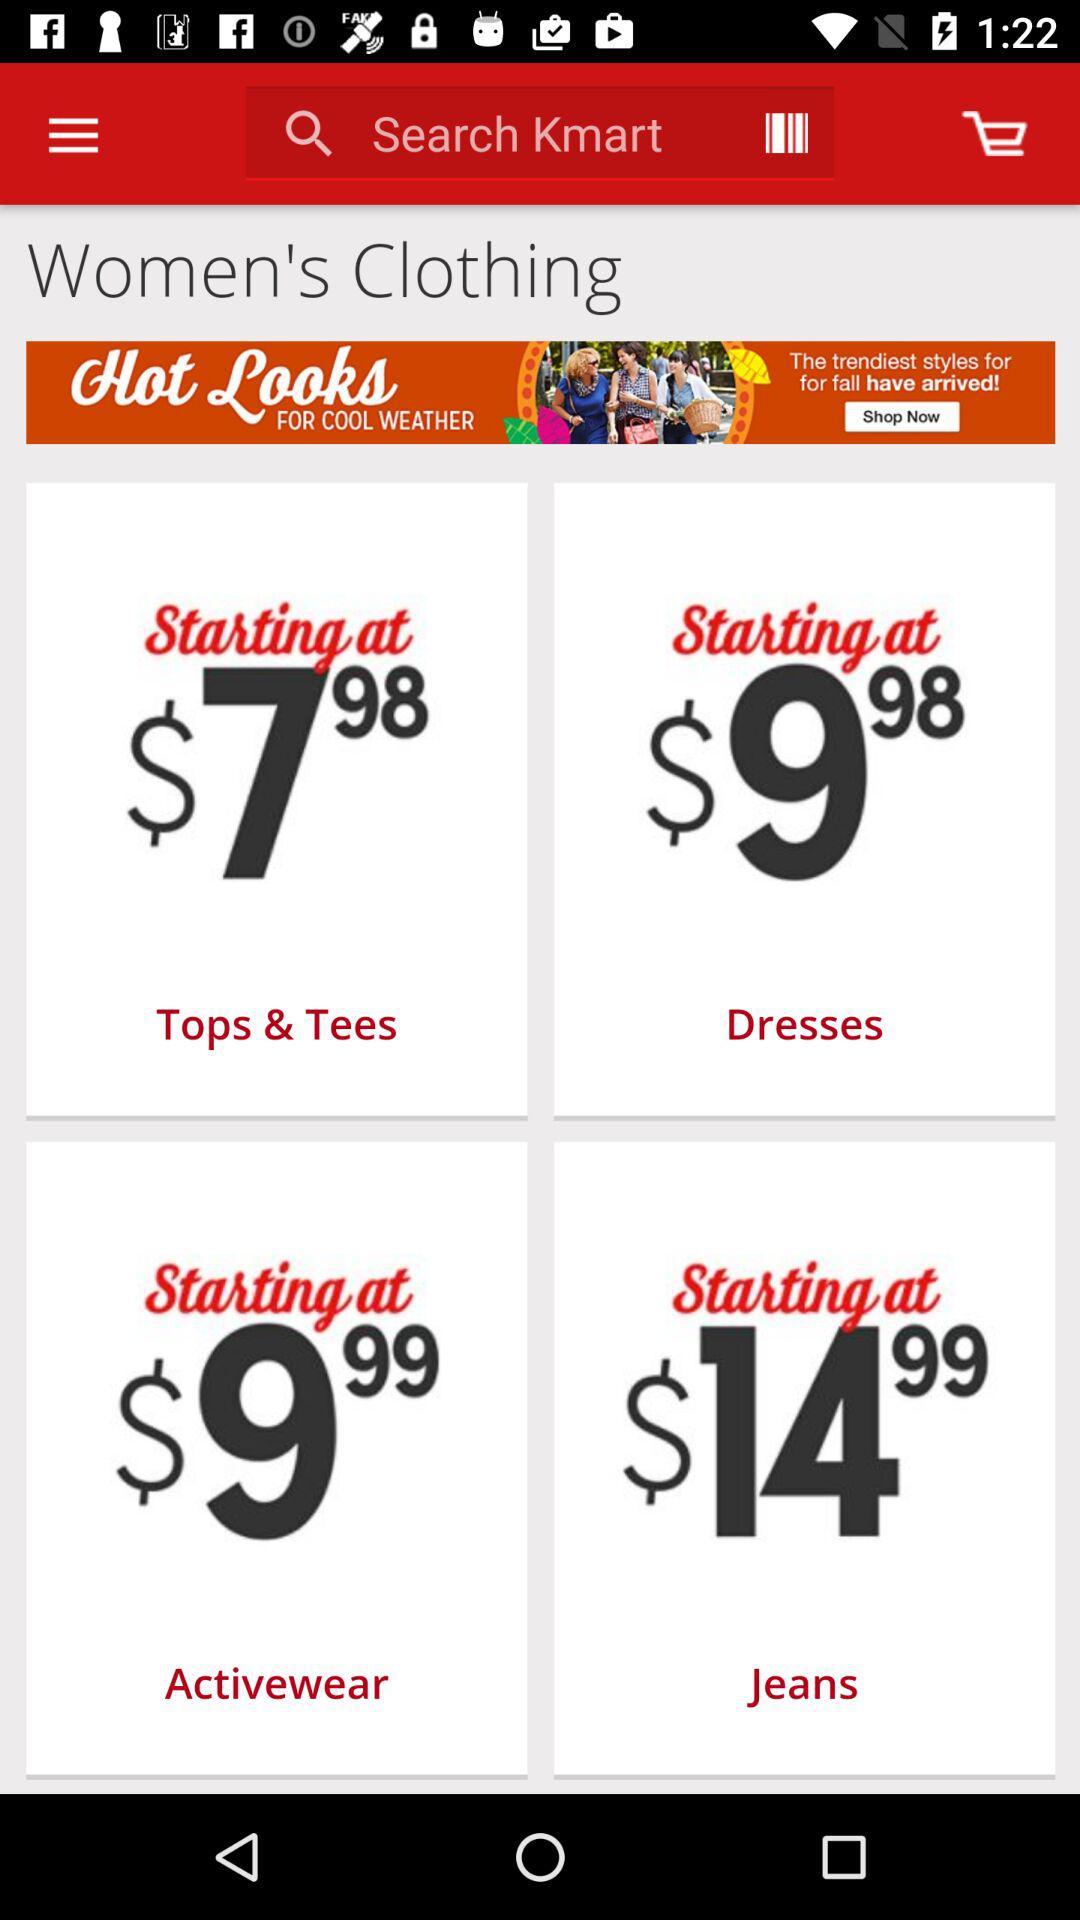 The height and width of the screenshot is (1920, 1080). I want to click on cart, so click(994, 132).